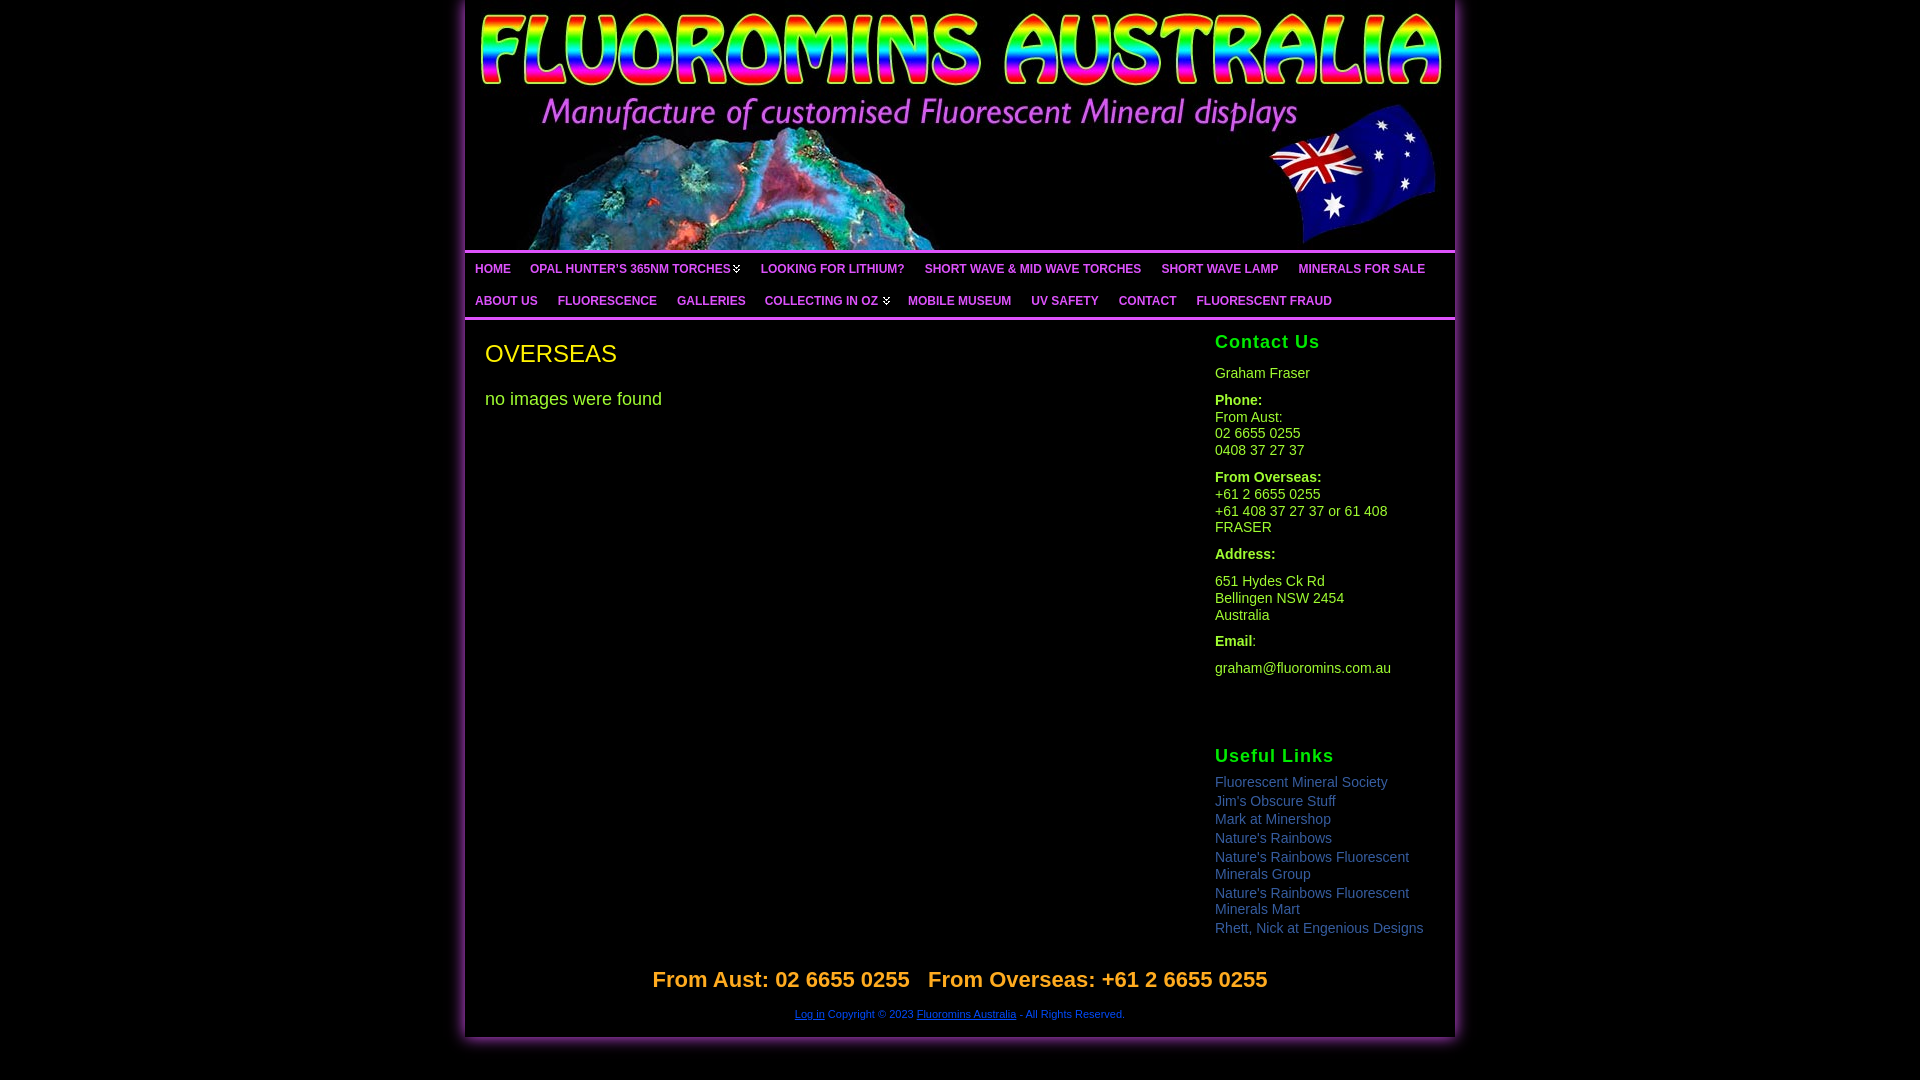 The image size is (1920, 1080). Describe the element at coordinates (966, 1014) in the screenshot. I see `'Fluoromins Australia'` at that location.